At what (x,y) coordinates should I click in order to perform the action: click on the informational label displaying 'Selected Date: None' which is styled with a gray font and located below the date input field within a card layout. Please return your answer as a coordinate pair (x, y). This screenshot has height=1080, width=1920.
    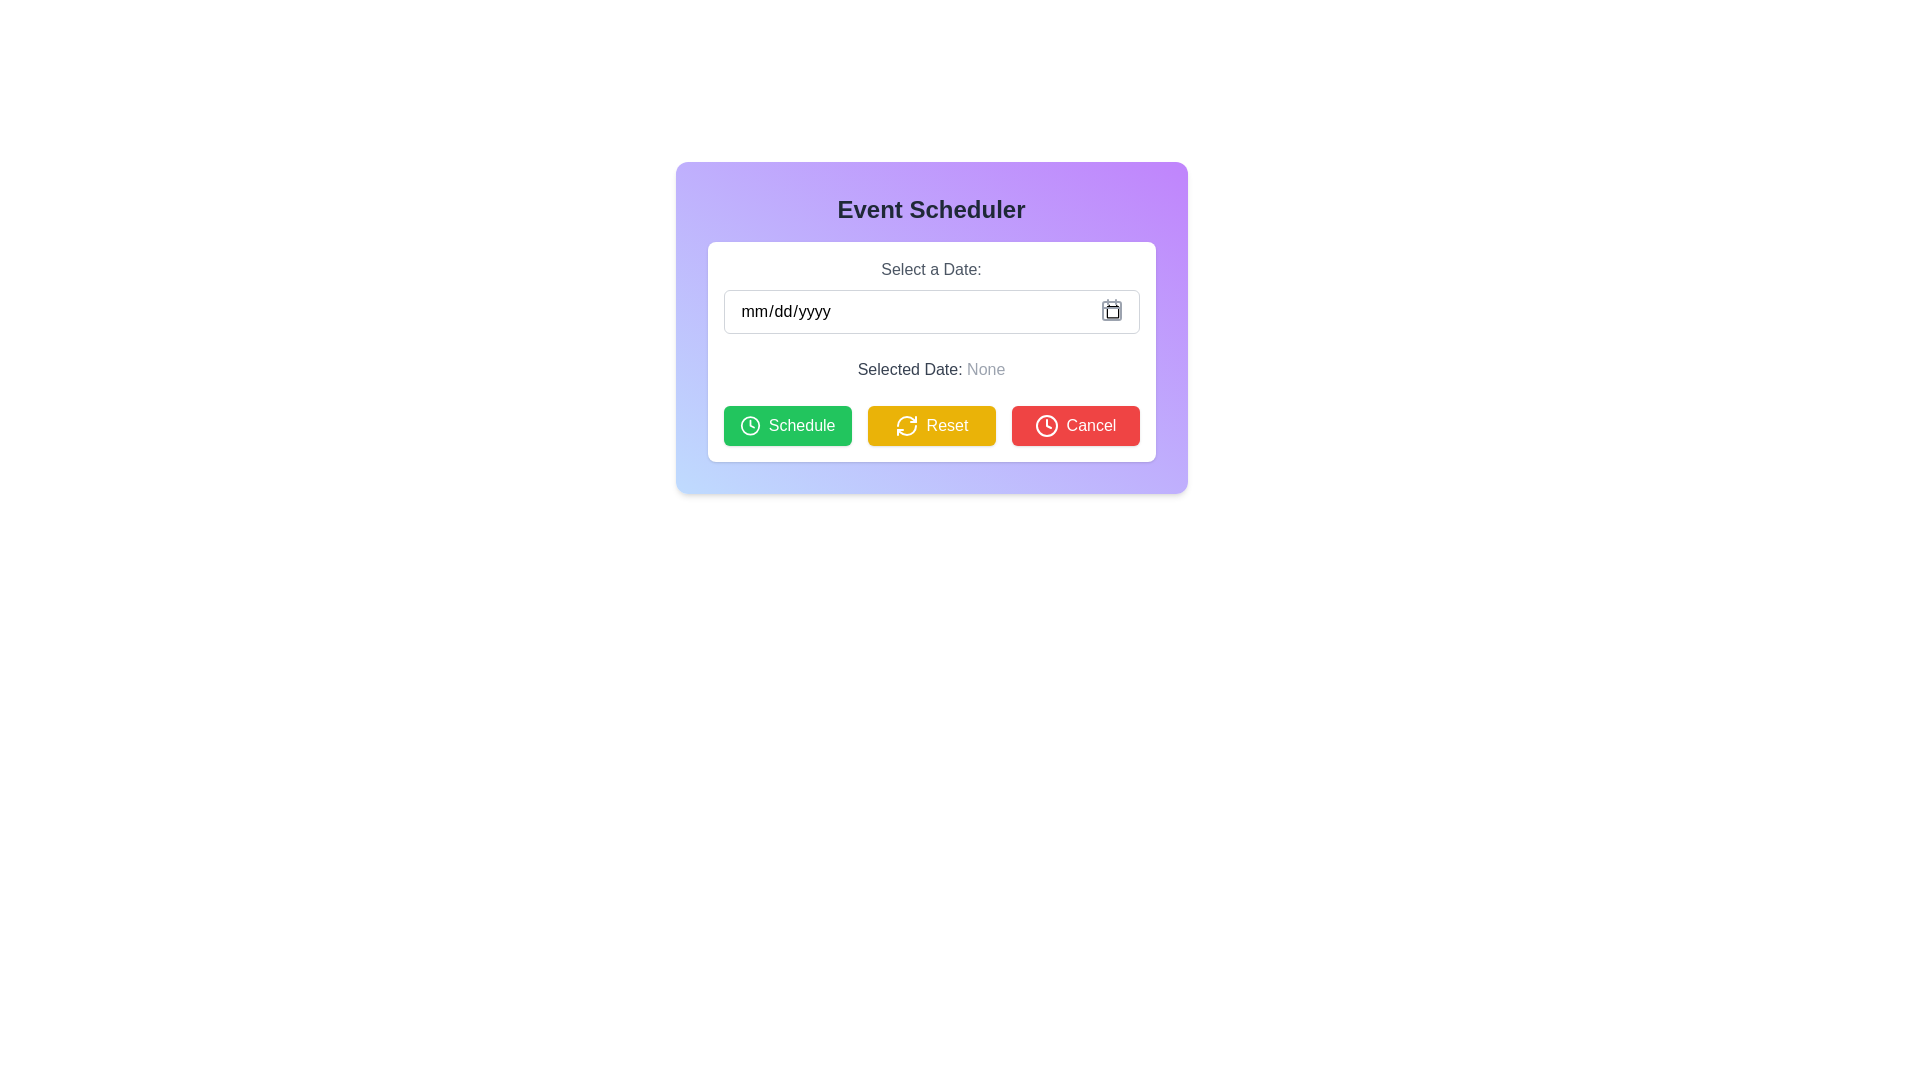
    Looking at the image, I should click on (930, 370).